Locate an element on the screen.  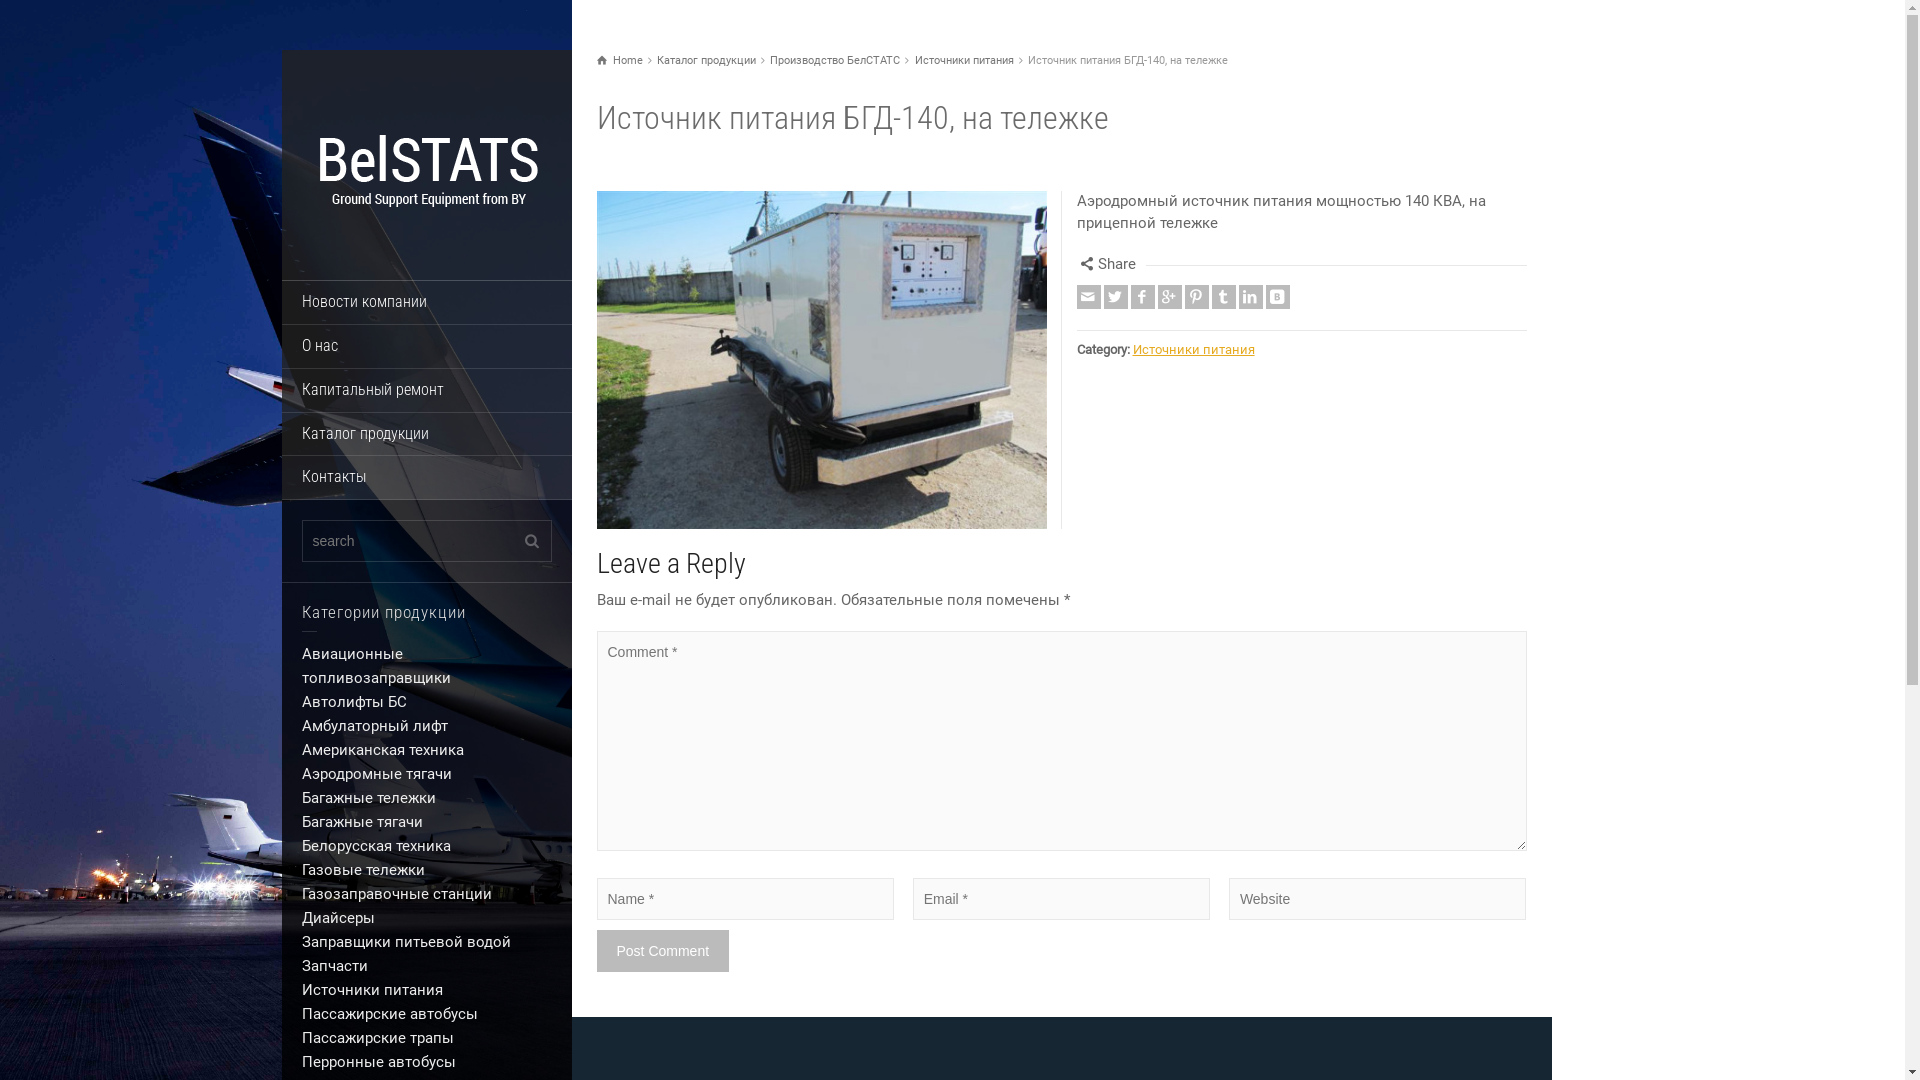
'Email' is located at coordinates (1087, 297).